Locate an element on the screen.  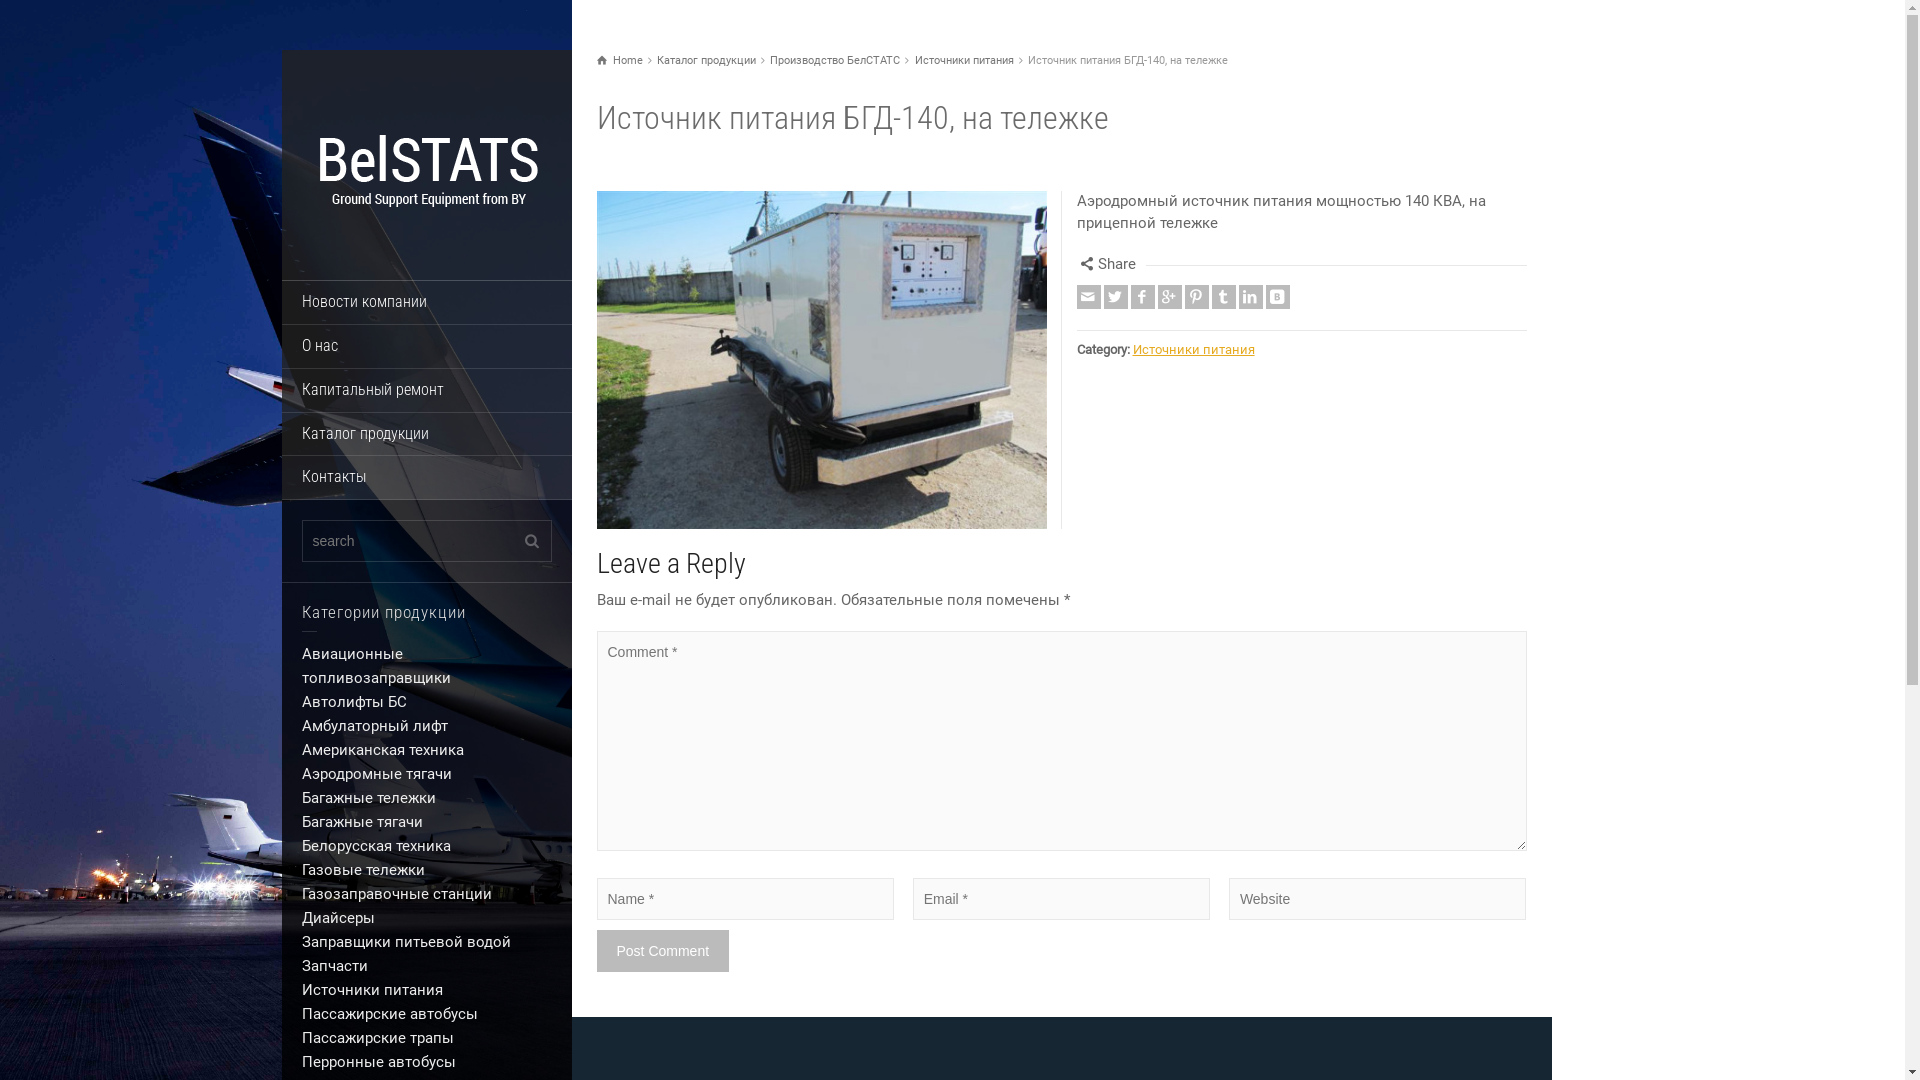
'Email' is located at coordinates (1087, 297).